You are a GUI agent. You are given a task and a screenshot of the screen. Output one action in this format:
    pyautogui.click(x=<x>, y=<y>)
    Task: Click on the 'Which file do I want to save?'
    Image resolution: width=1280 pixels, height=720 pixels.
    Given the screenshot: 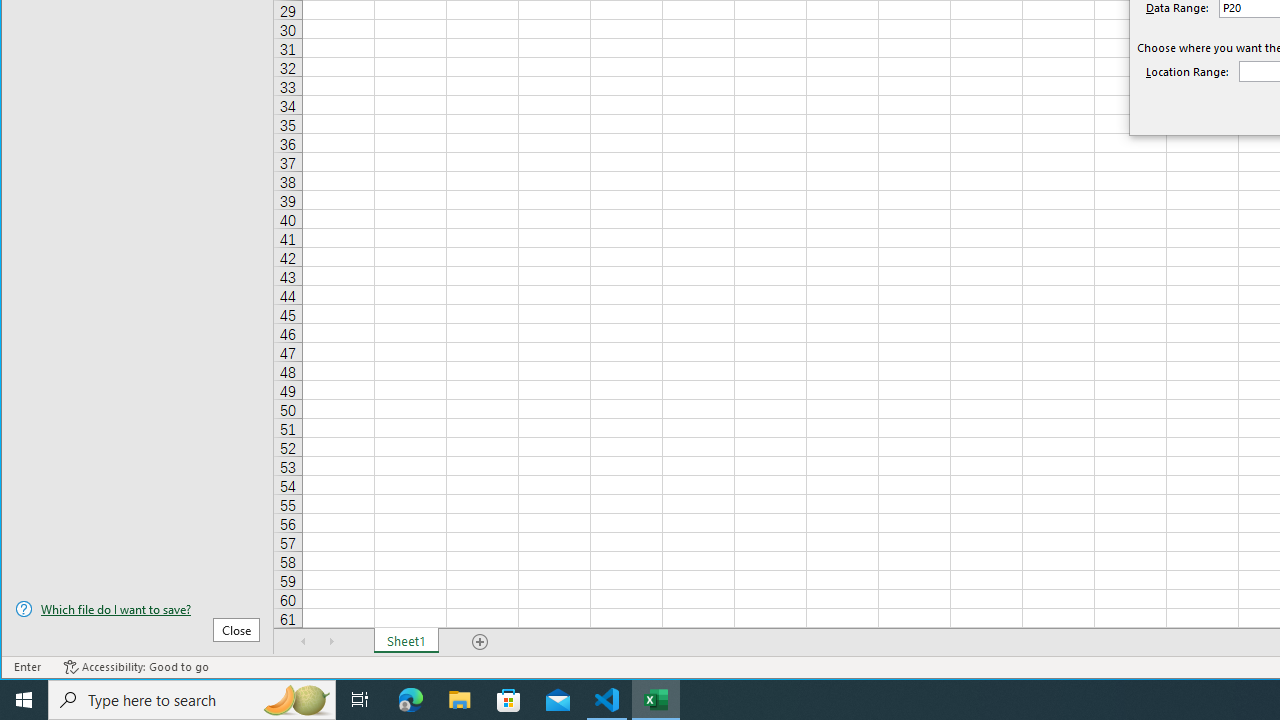 What is the action you would take?
    pyautogui.click(x=136, y=608)
    